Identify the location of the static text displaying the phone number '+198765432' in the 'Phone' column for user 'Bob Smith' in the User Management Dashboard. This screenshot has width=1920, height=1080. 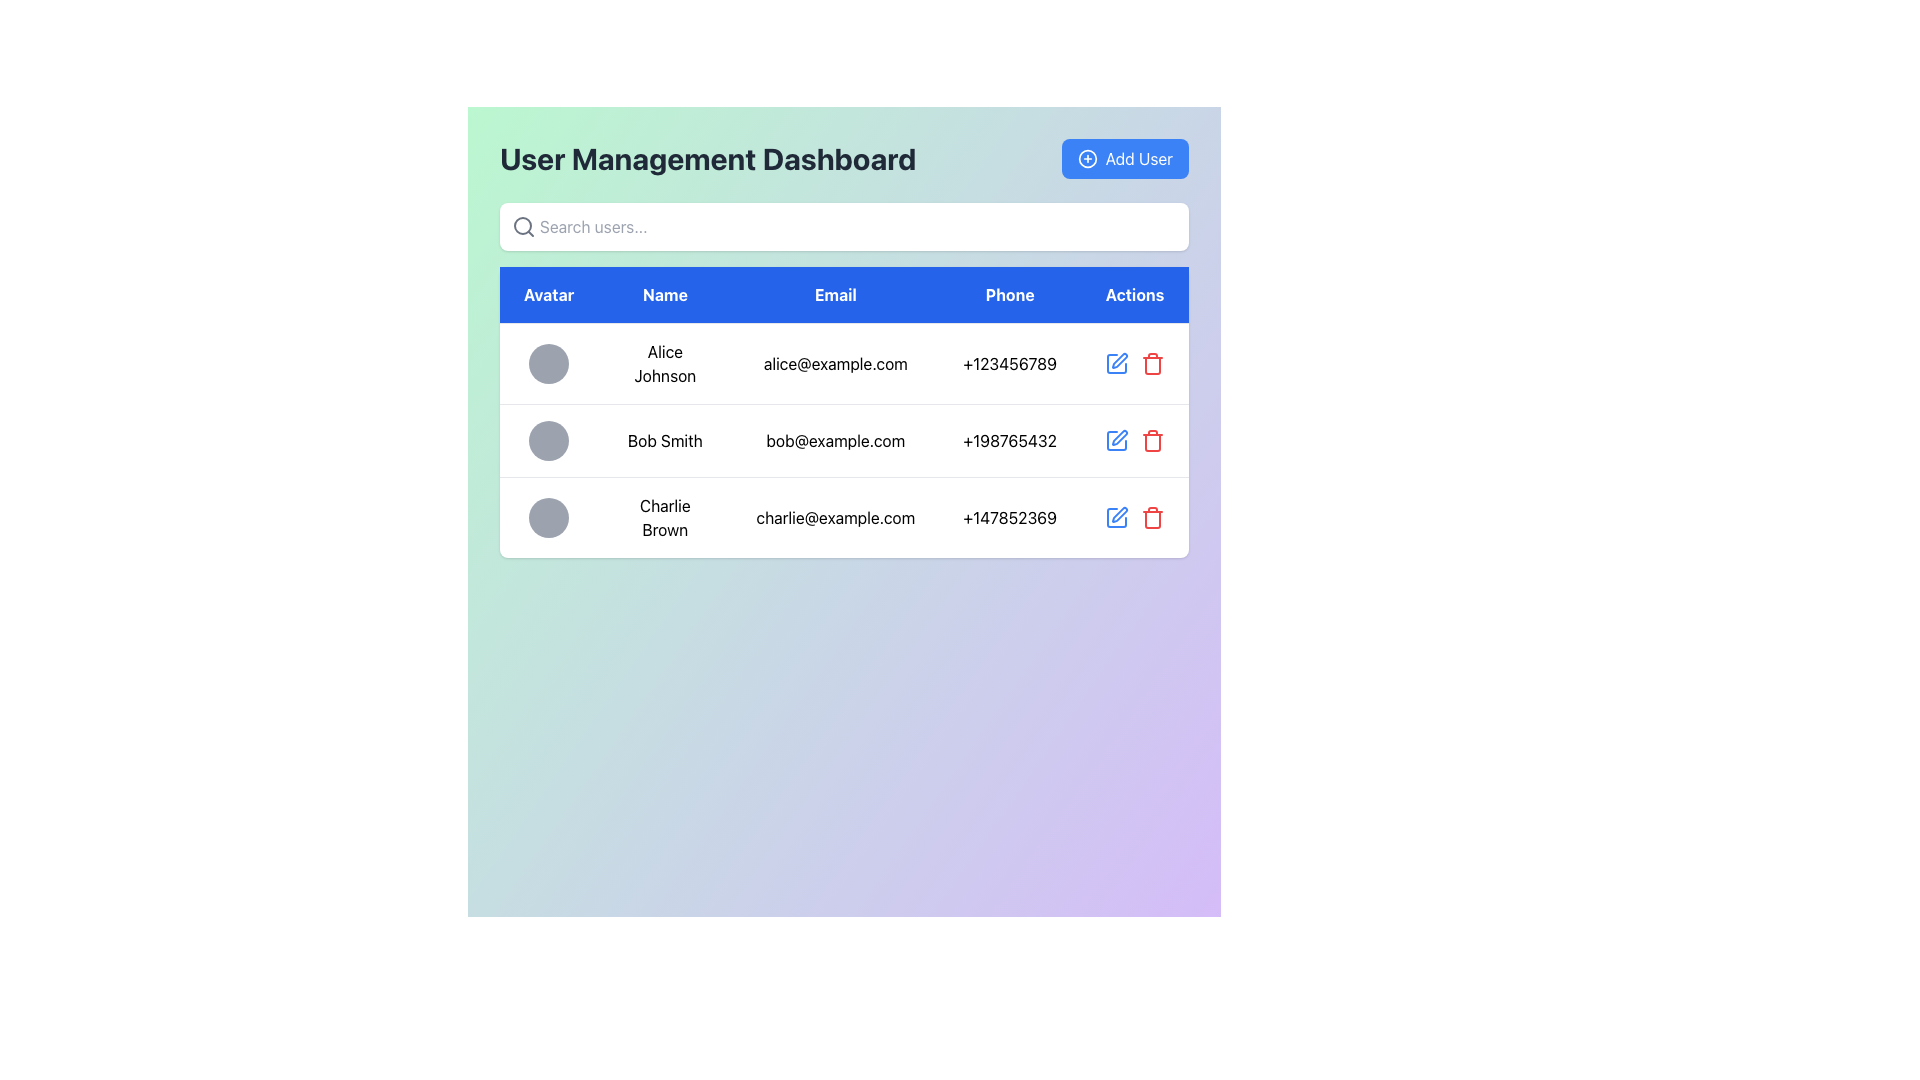
(1010, 439).